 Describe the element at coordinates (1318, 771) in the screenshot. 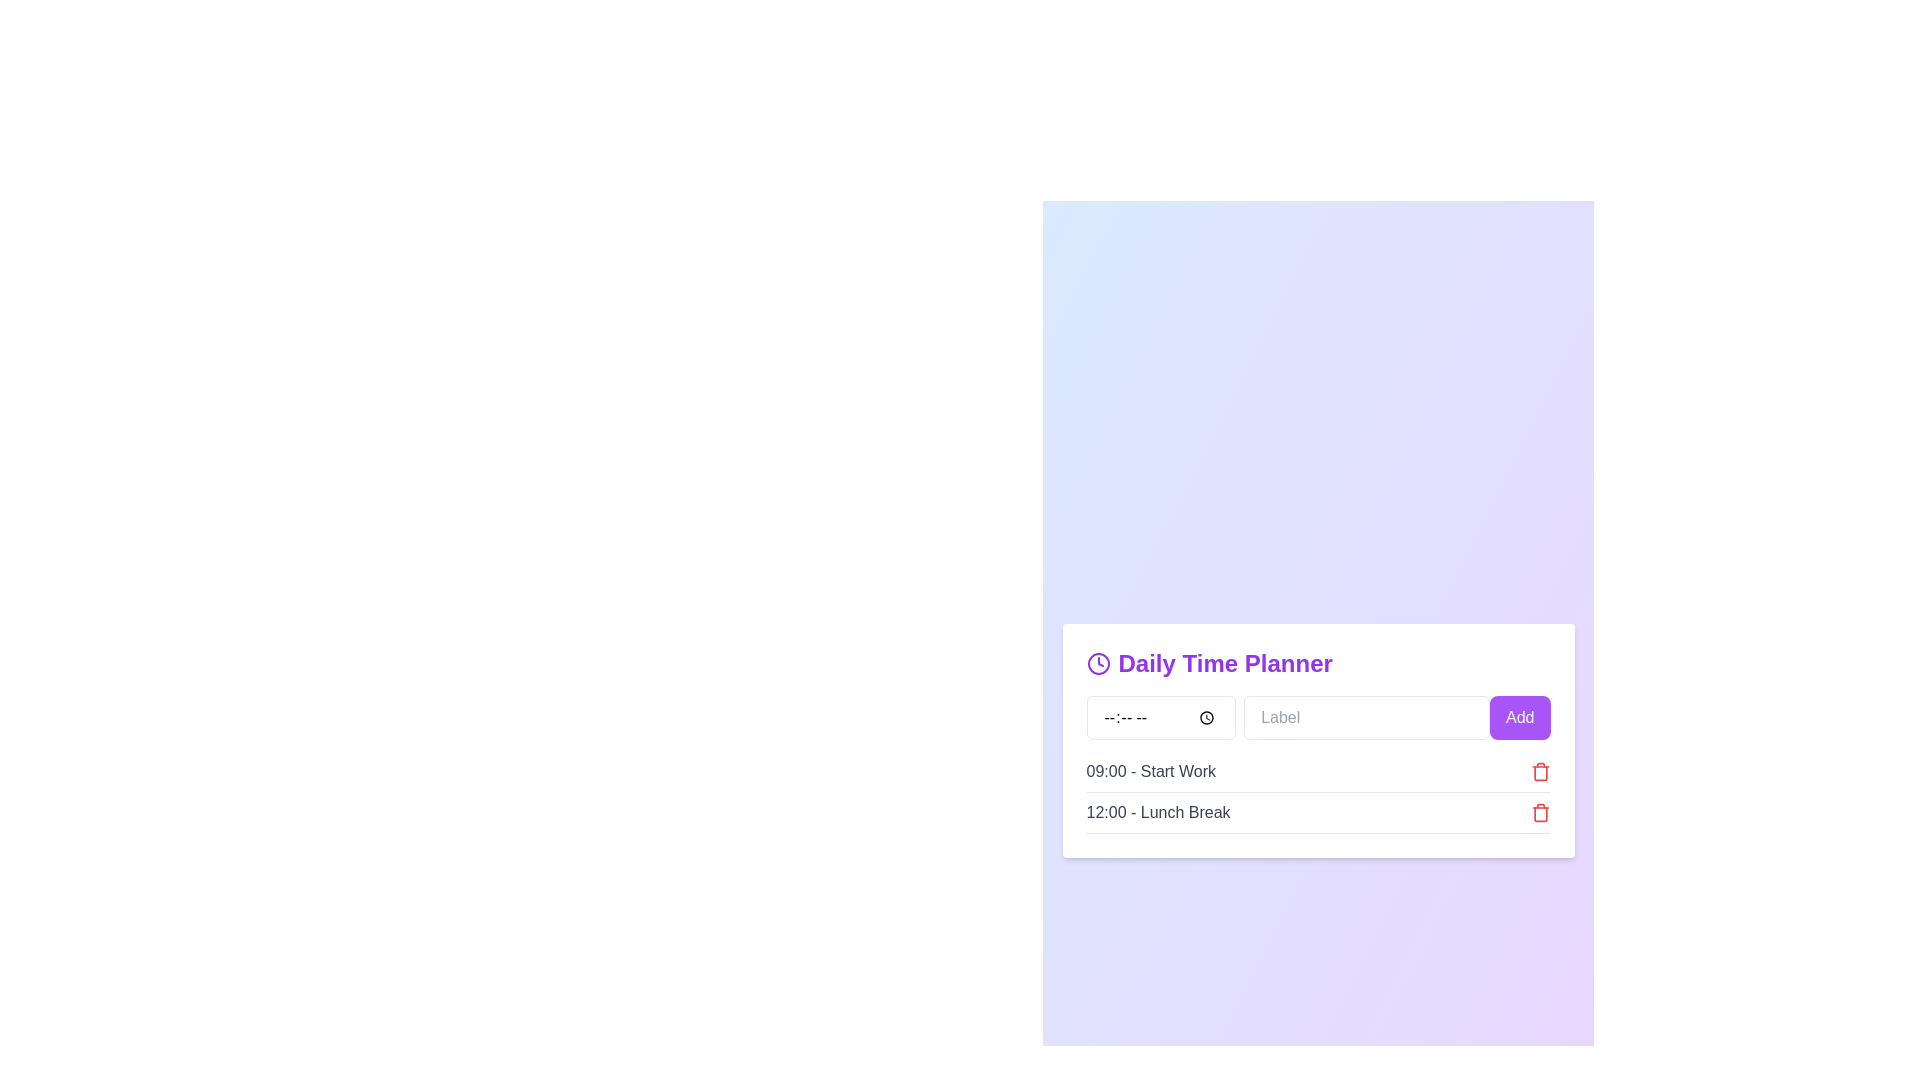

I see `the first scheduled task entry labeled 'Start Work' in the Daily Time Planner interface` at that location.